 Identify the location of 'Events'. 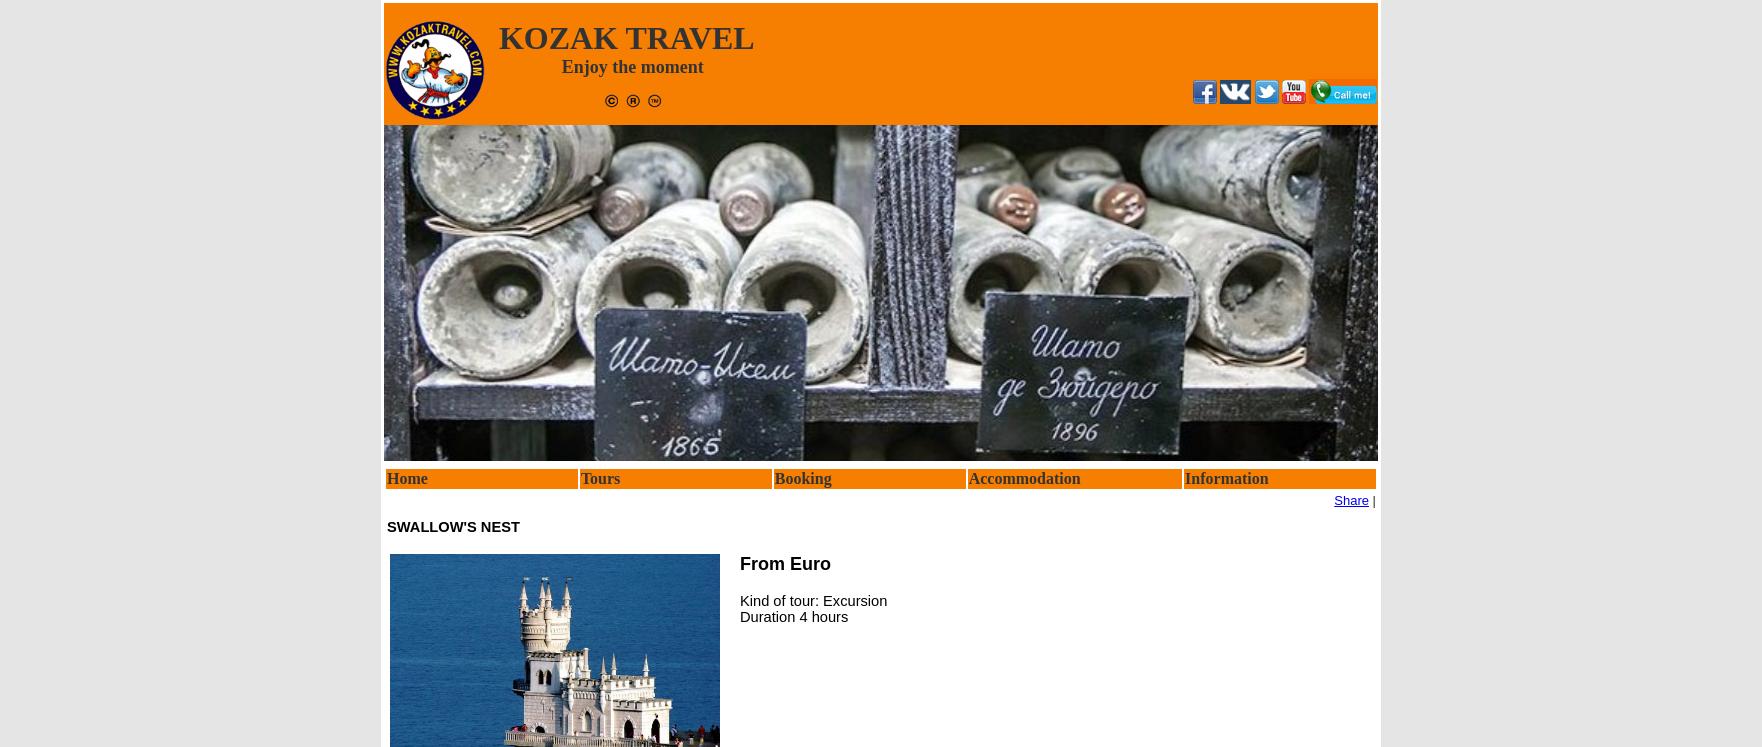
(1187, 609).